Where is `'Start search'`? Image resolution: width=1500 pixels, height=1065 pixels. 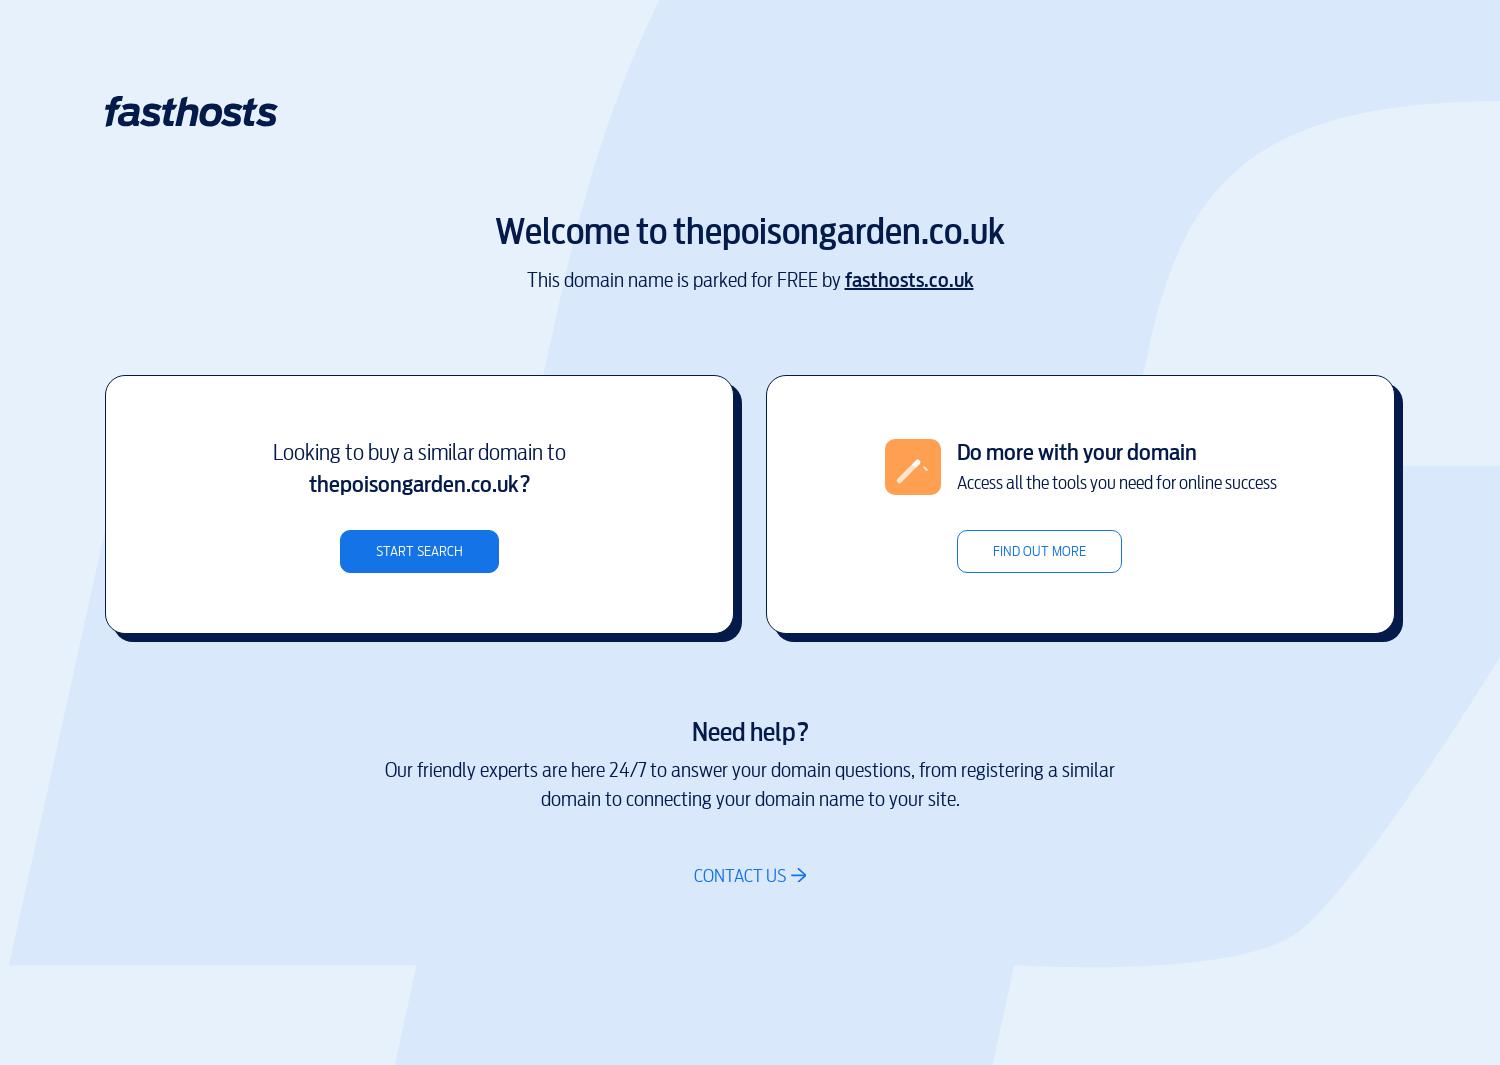
'Start search' is located at coordinates (376, 550).